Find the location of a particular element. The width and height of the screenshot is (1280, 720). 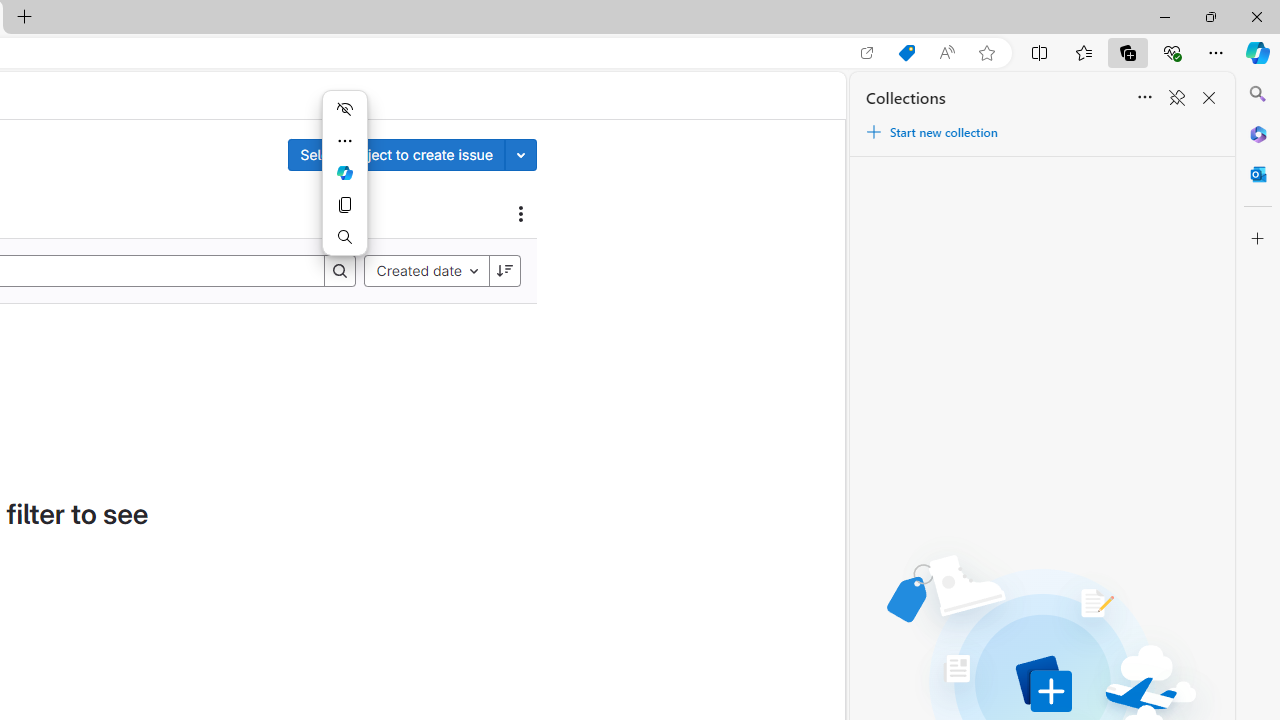

'Select project to create issue' is located at coordinates (396, 153).